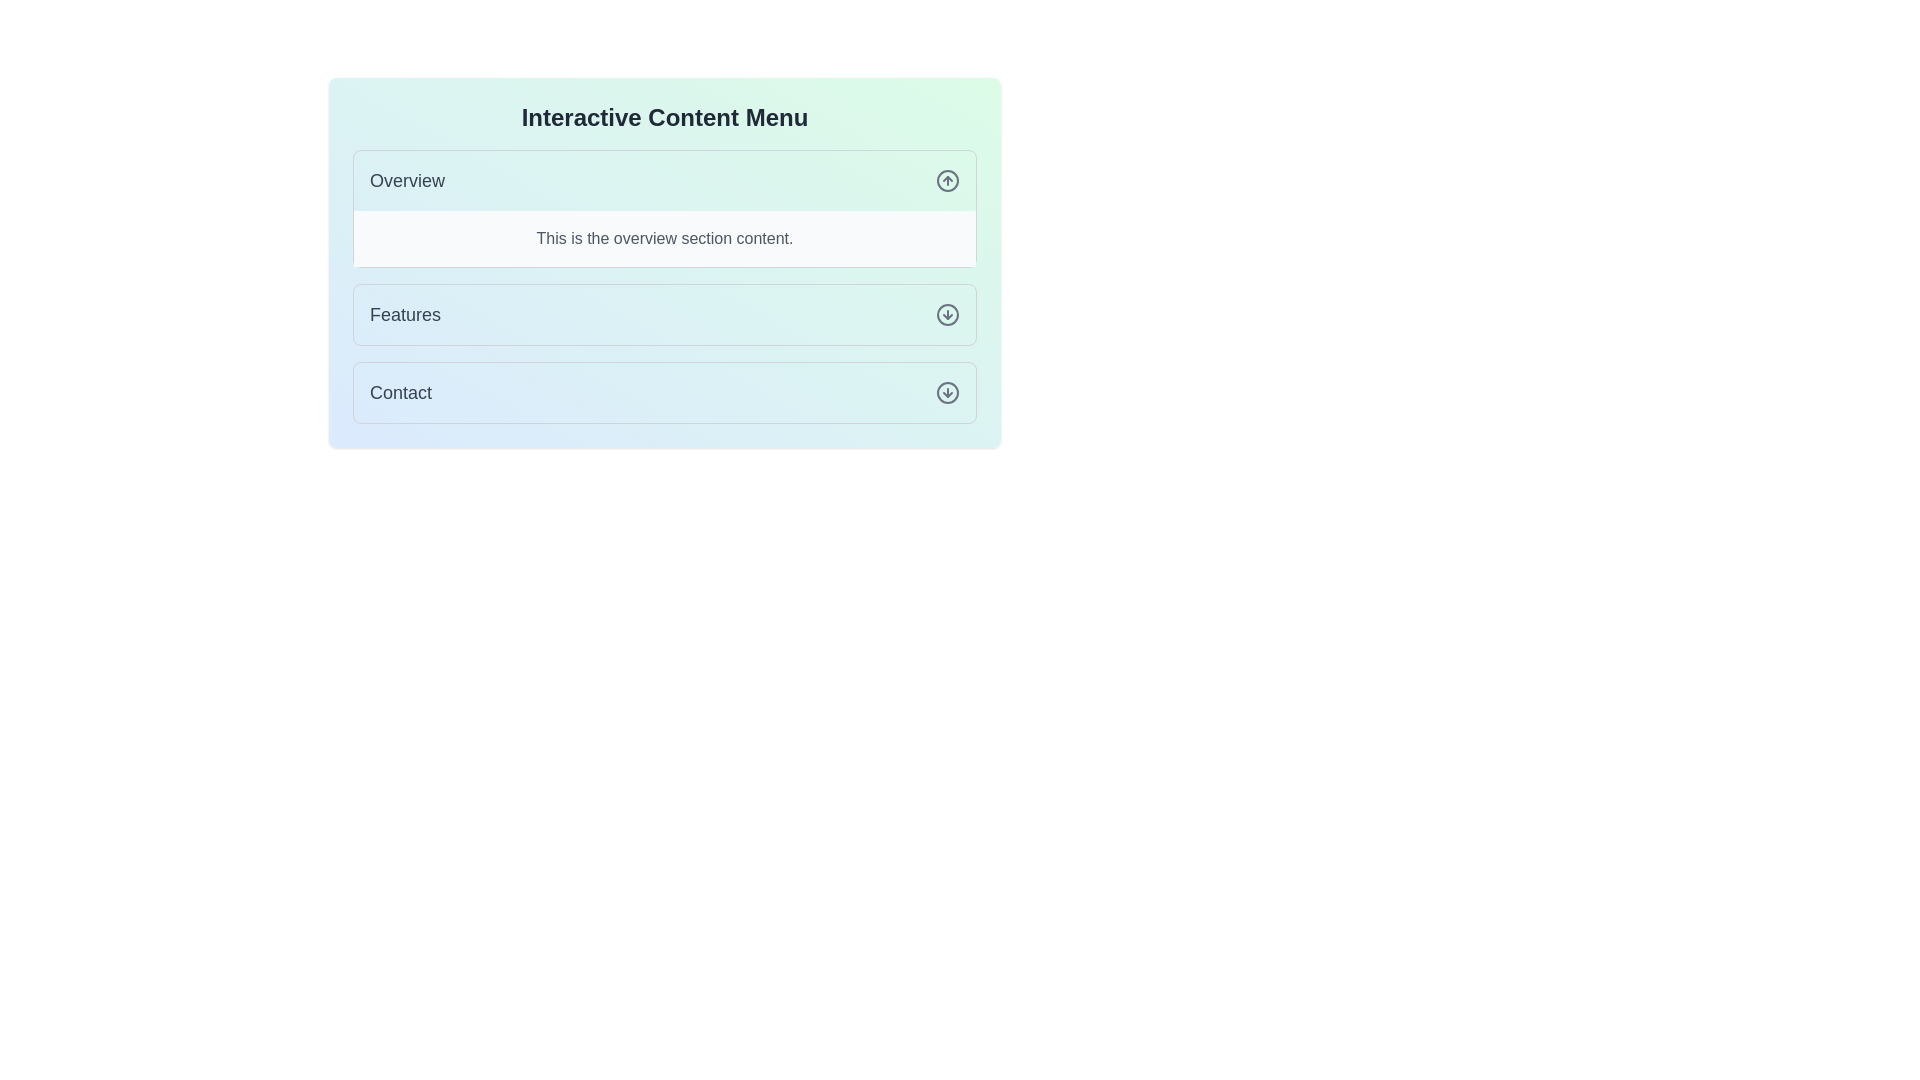  Describe the element at coordinates (406, 181) in the screenshot. I see `the static text label that indicates the current section of the application, positioned in the upper left area of the interface` at that location.